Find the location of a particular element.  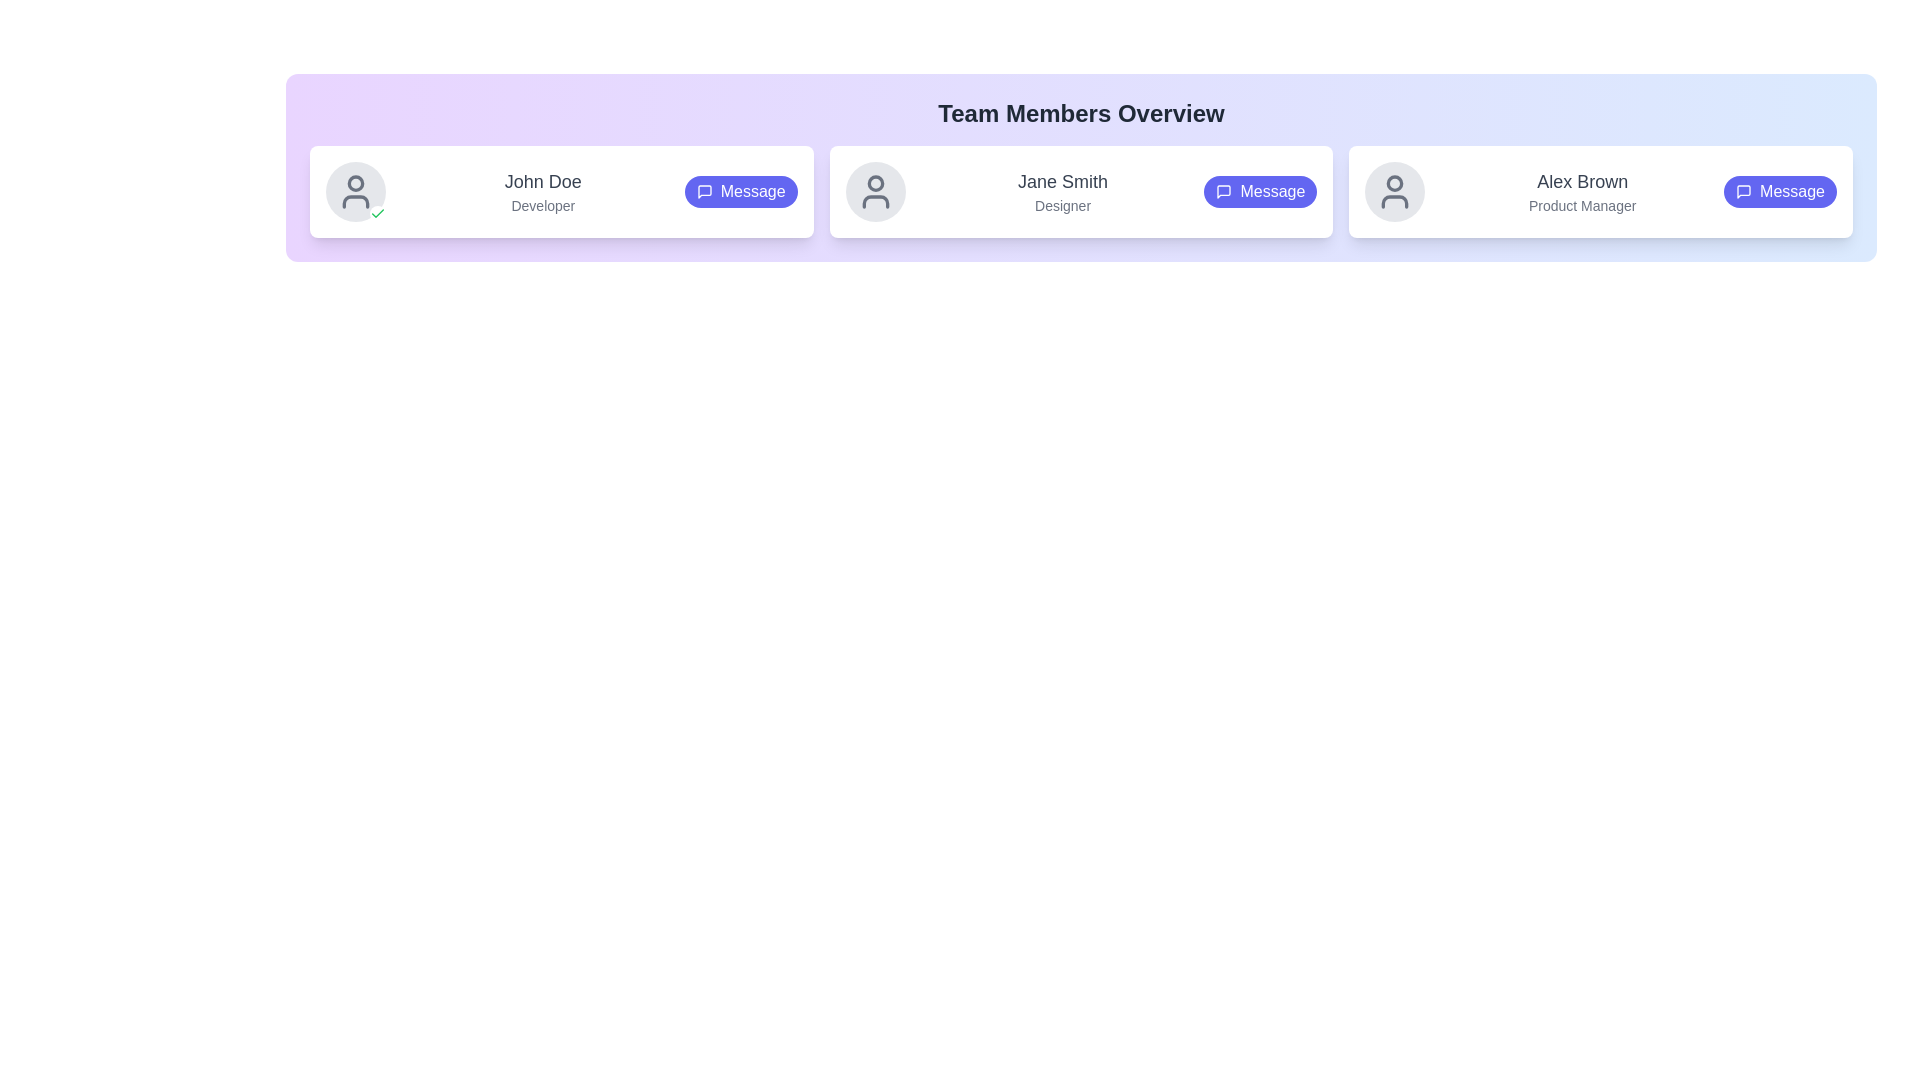

the button that initiates a messaging action for John Doe, located in the first card under the 'Team Members Overview' section is located at coordinates (740, 192).